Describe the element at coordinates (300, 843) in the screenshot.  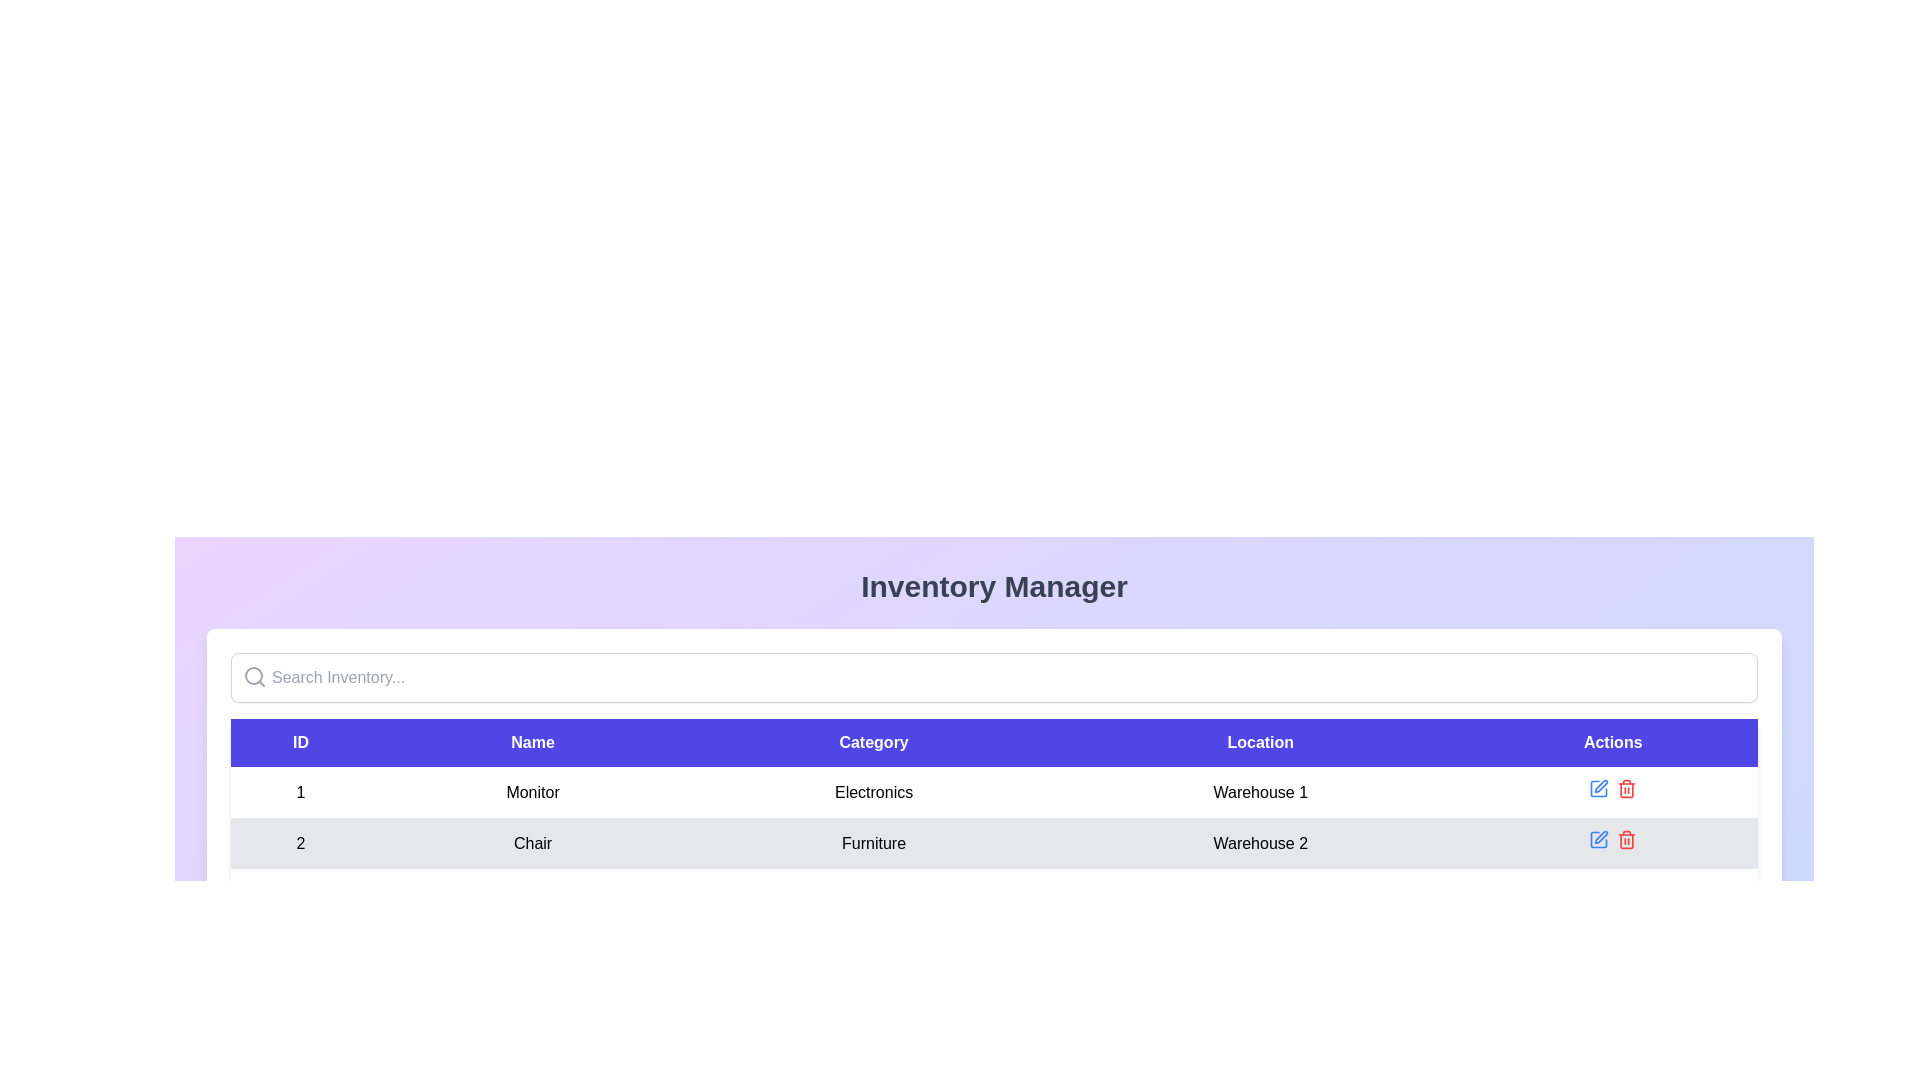
I see `the first cell in the data table that contains the identifier '2' for the item 'Chair' in the 'ID' column` at that location.